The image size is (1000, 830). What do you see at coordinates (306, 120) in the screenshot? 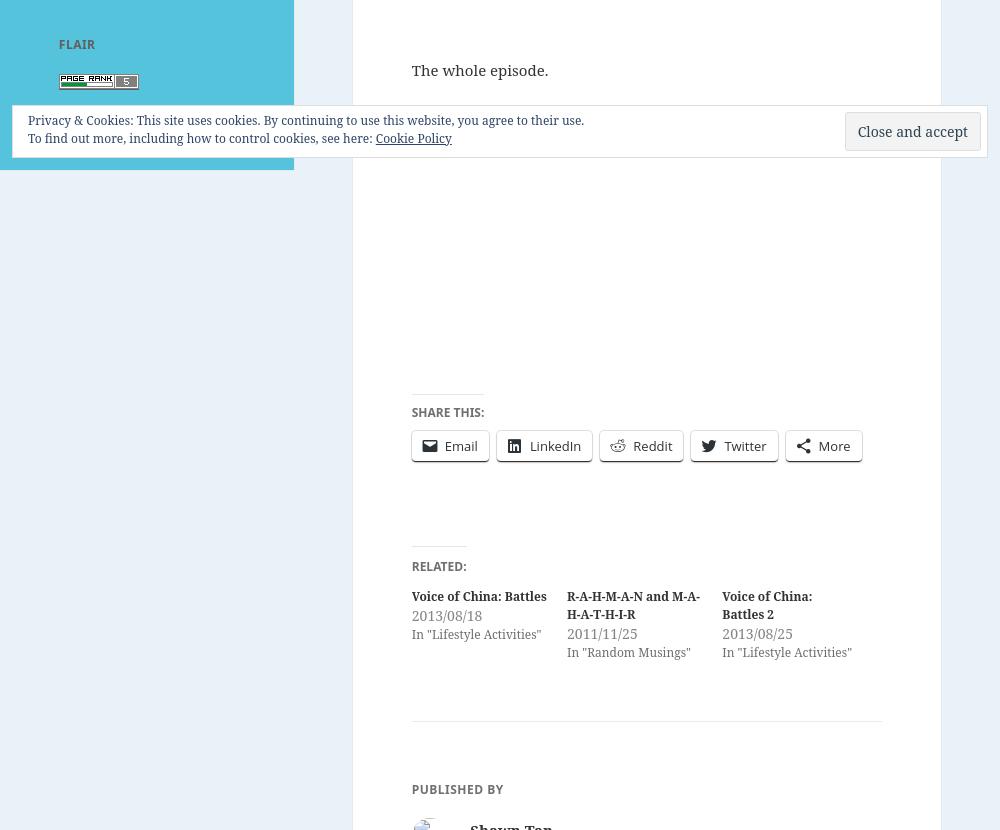
I see `'Privacy & Cookies: This site uses cookies. By continuing to use this website, you agree to their use.'` at bounding box center [306, 120].